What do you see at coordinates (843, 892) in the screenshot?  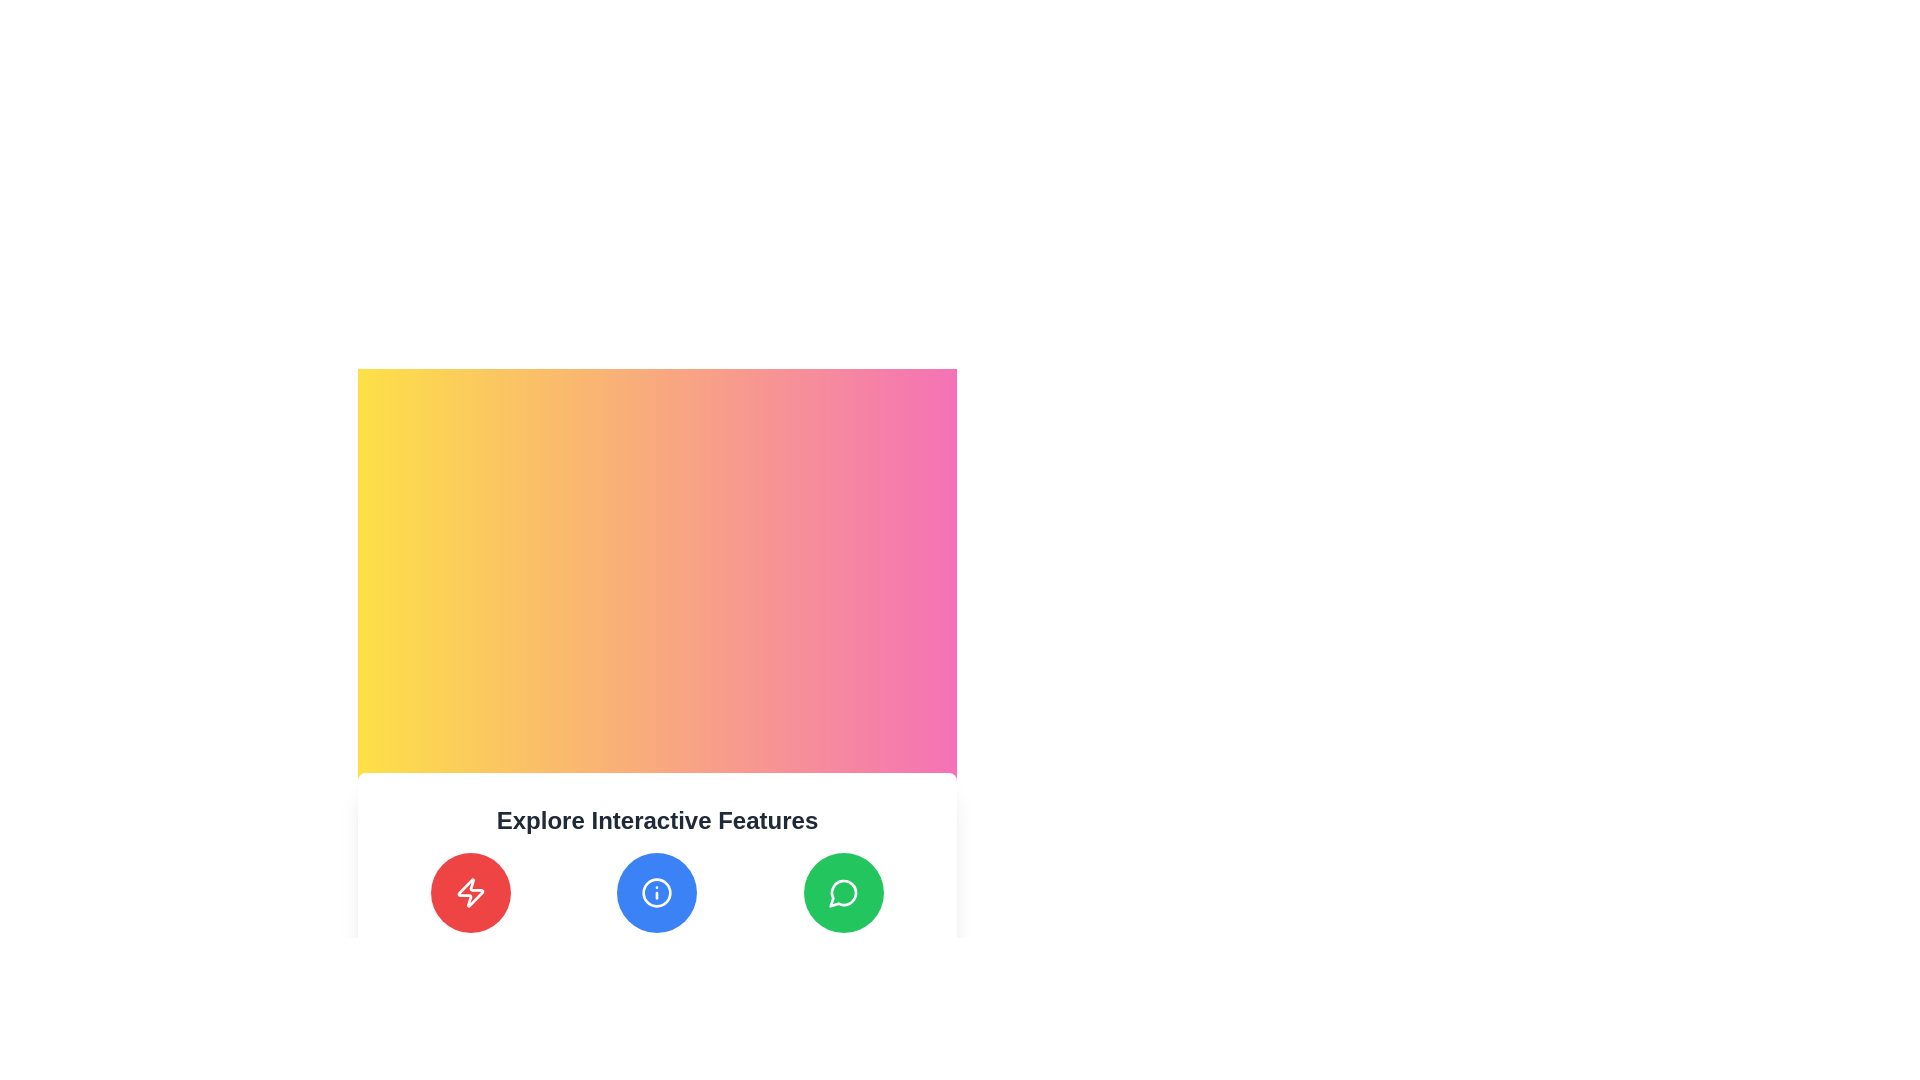 I see `the rightmost button in a row of three interactive buttons that initiates the chat or connection feature, which shows a tooltip labeled 'Connect and Chat' when hovered over` at bounding box center [843, 892].